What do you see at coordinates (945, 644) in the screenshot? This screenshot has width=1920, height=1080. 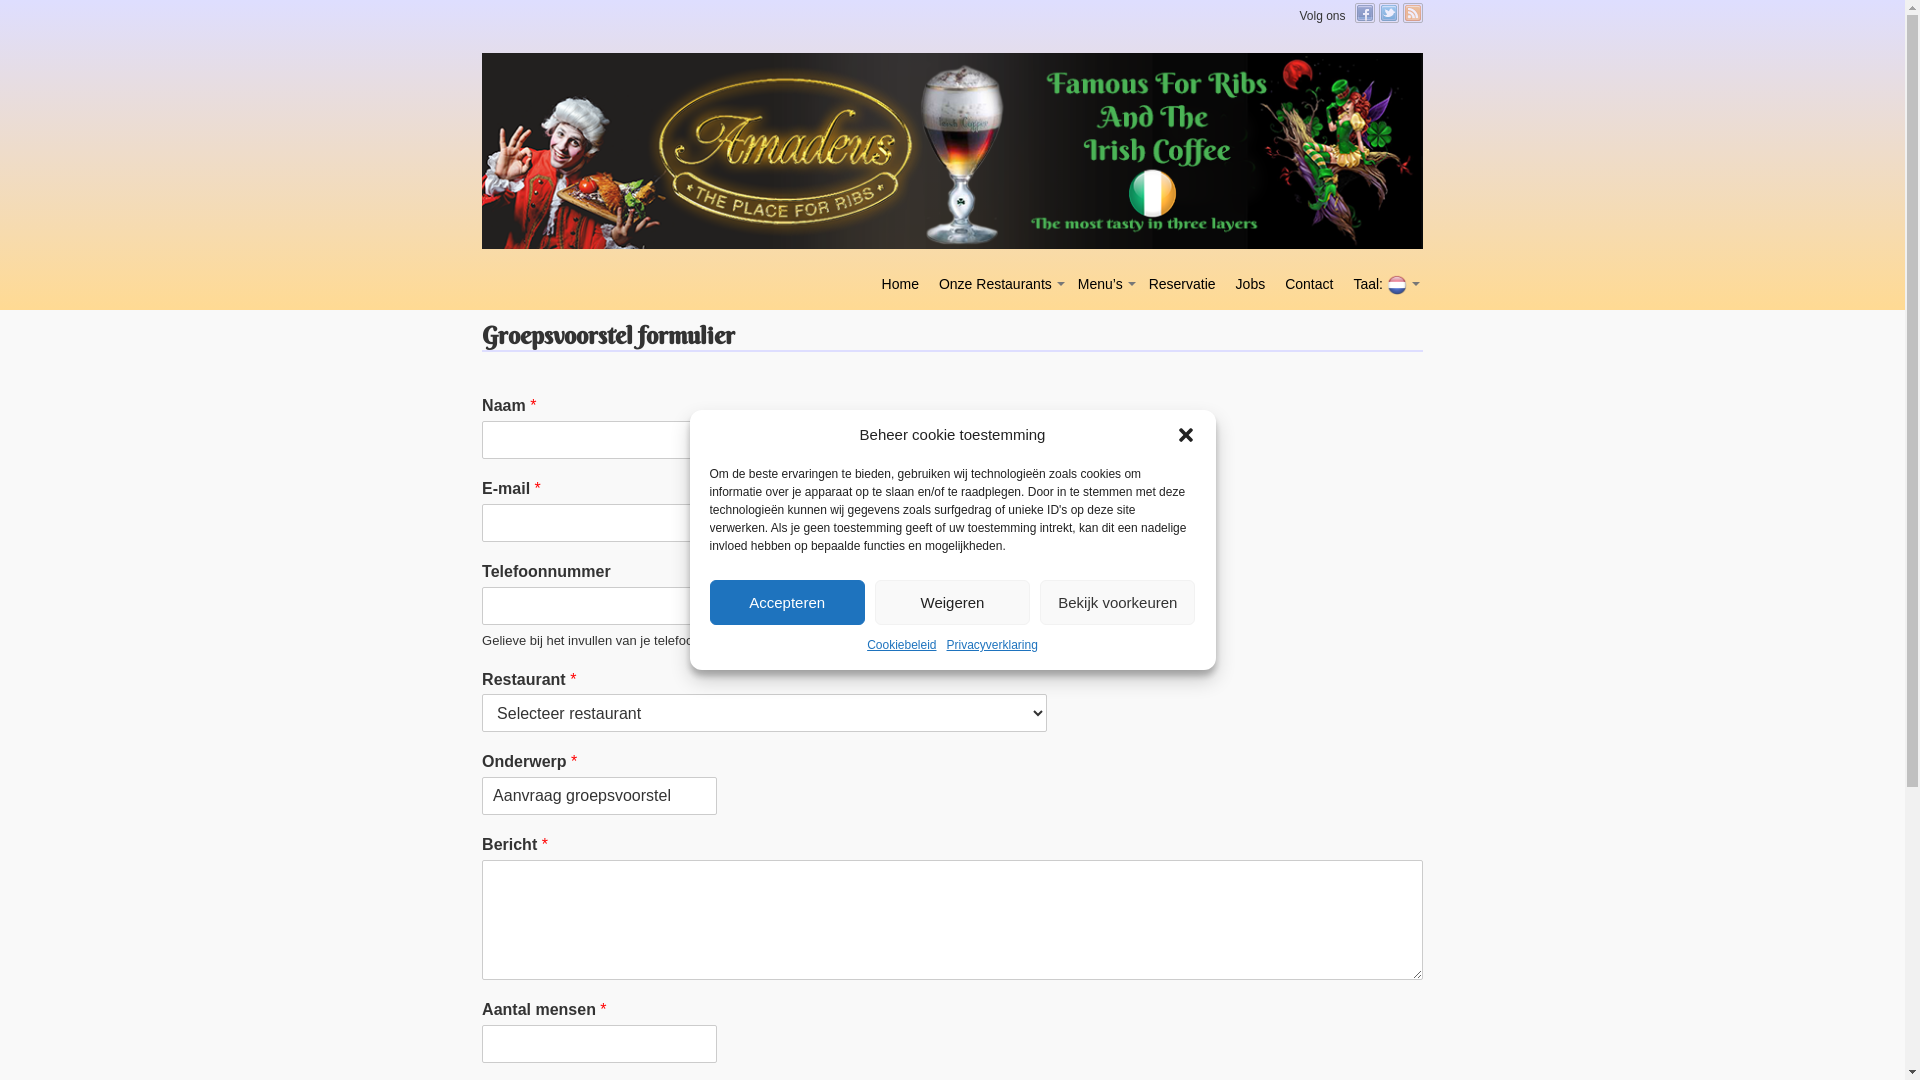 I see `'Privacyverklaring'` at bounding box center [945, 644].